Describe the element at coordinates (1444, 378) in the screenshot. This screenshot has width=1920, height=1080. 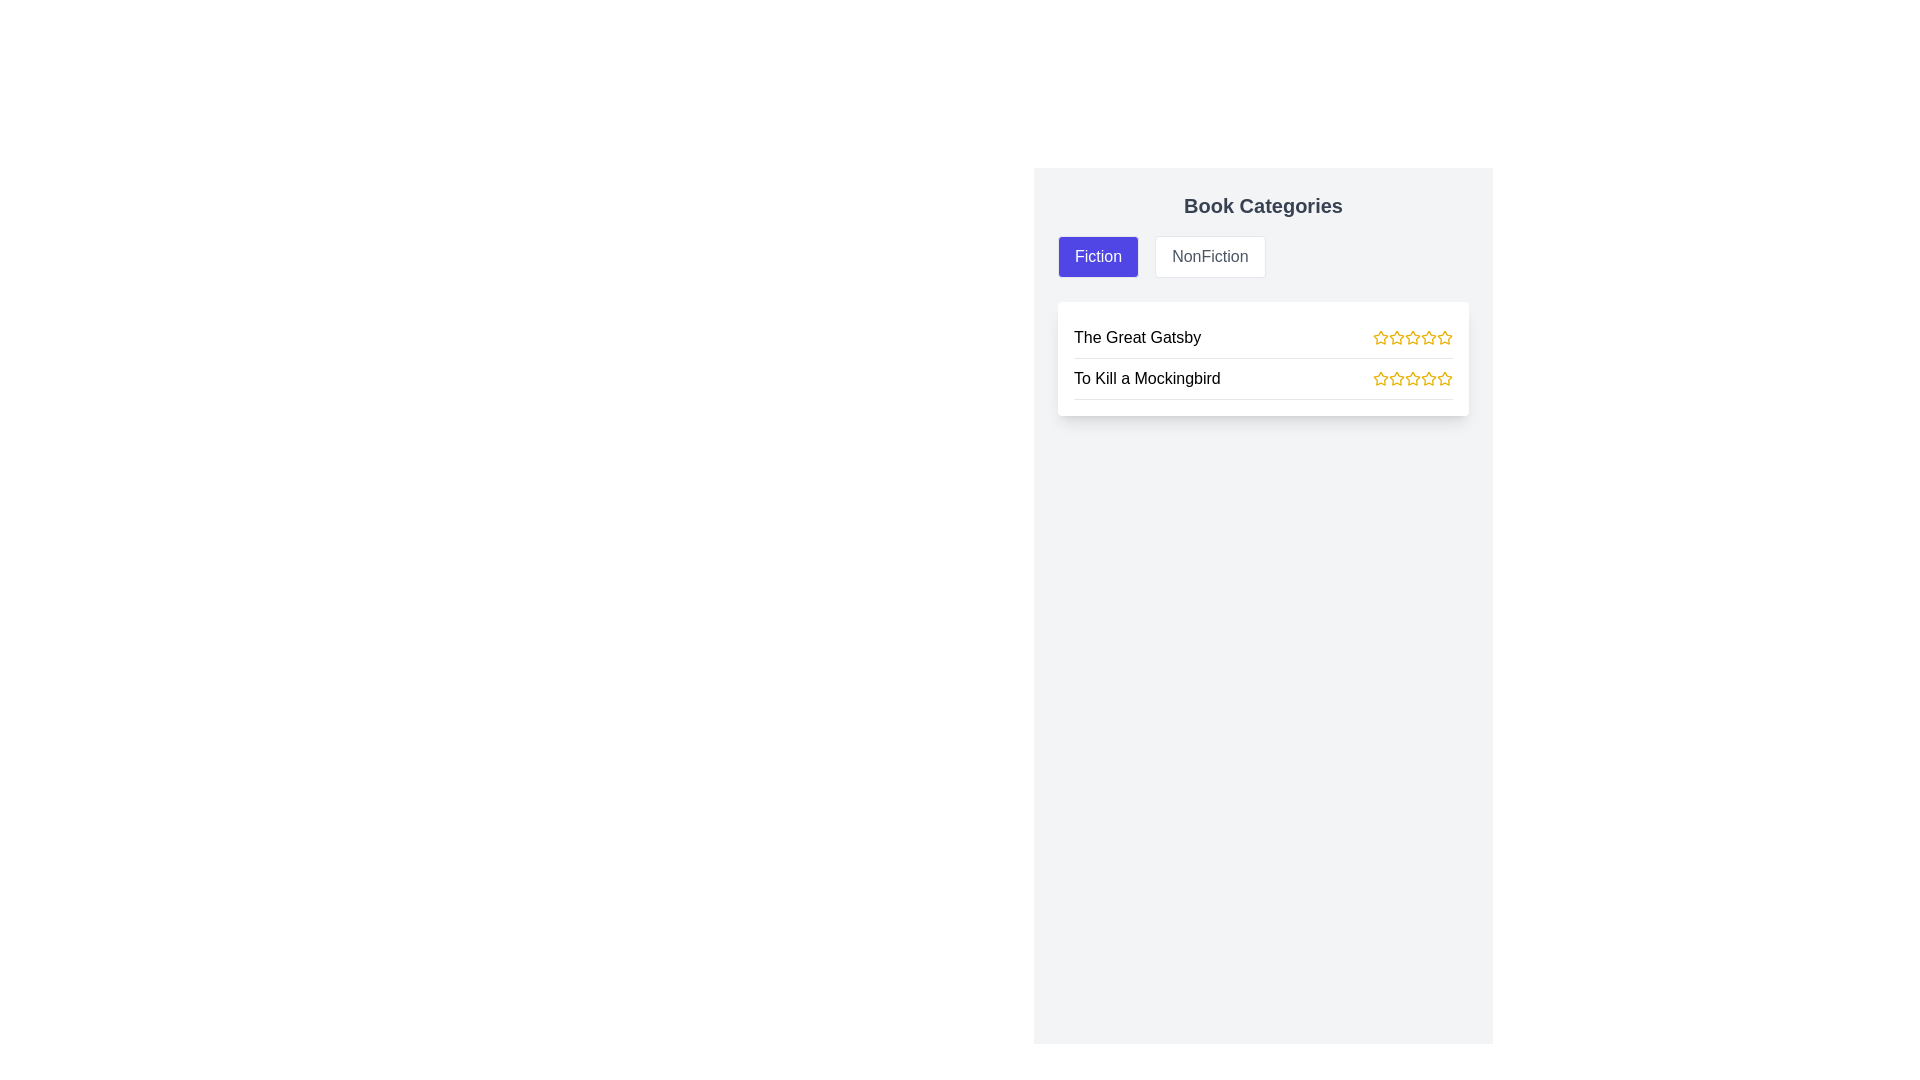
I see `the fifth star icon in the rating group for the book 'To Kill a Mockingbird'` at that location.